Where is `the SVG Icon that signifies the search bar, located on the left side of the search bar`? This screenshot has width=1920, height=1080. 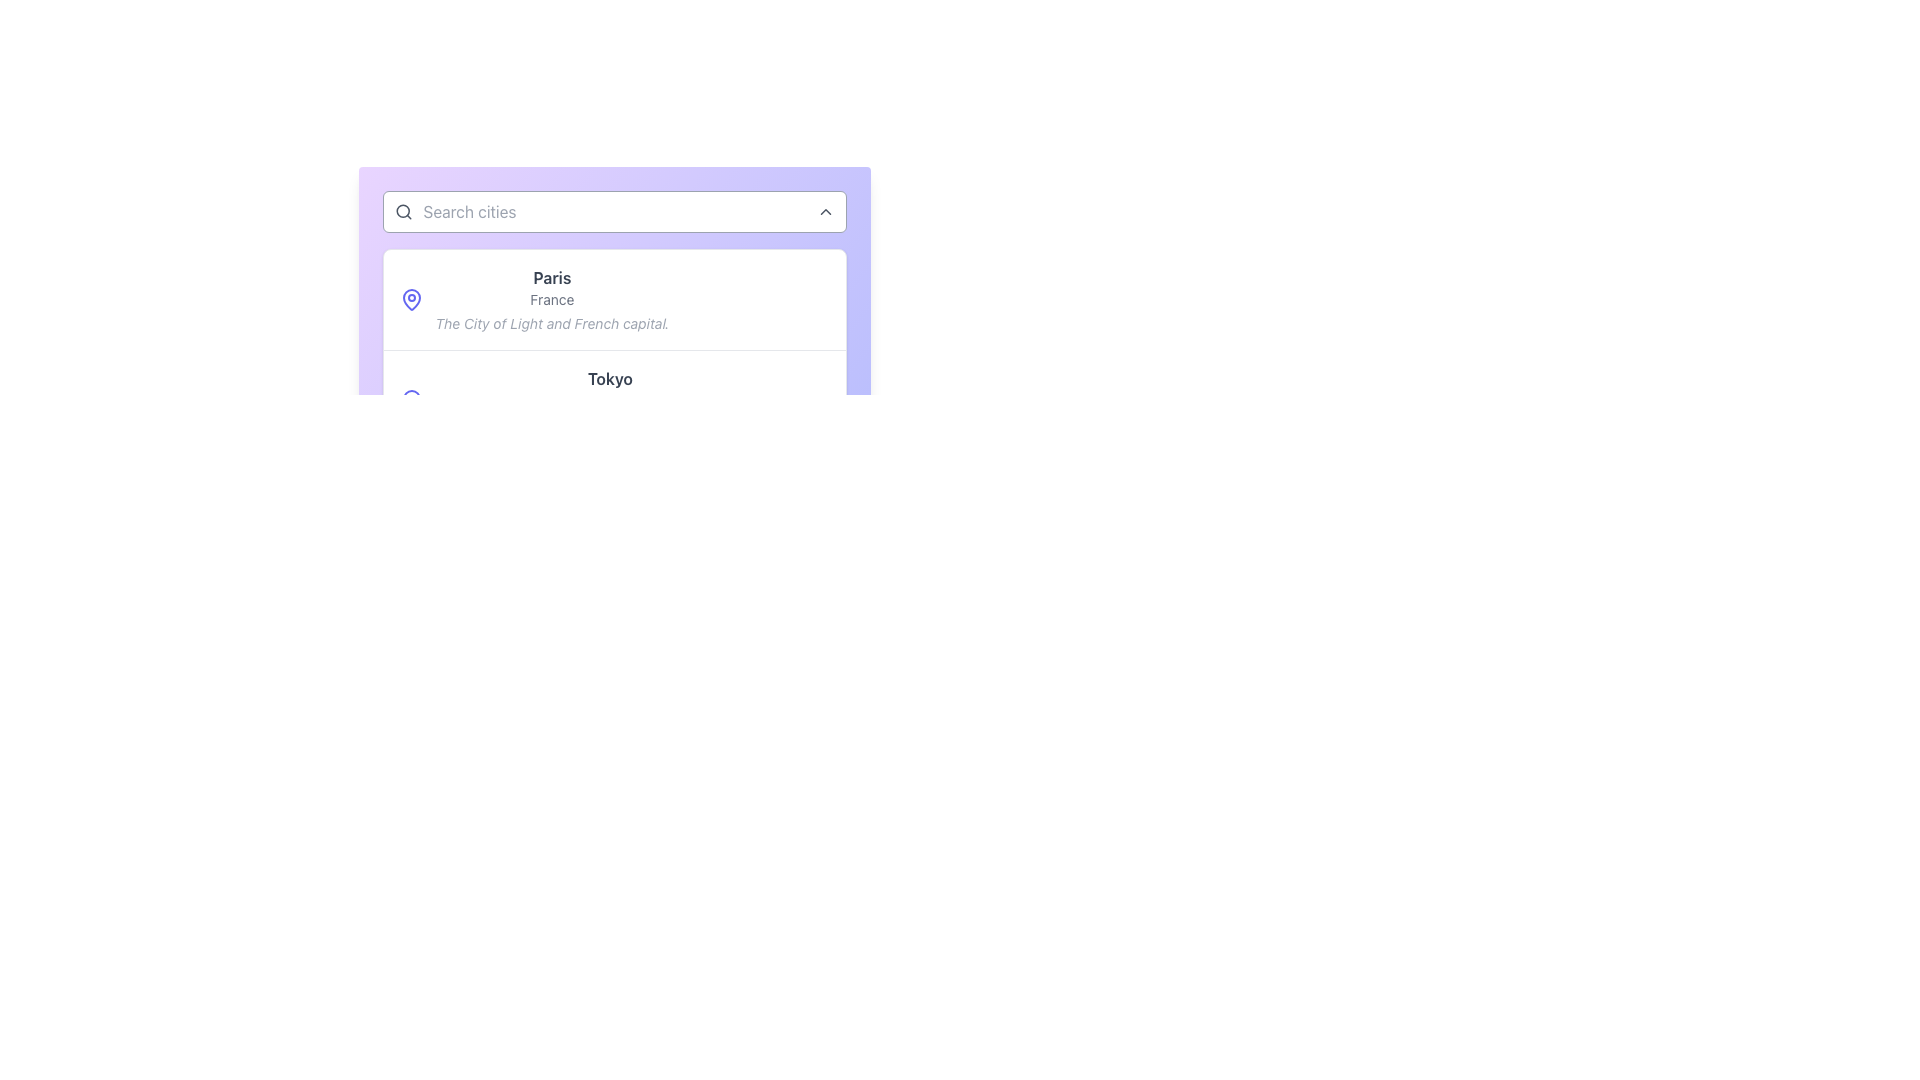
the SVG Icon that signifies the search bar, located on the left side of the search bar is located at coordinates (402, 212).